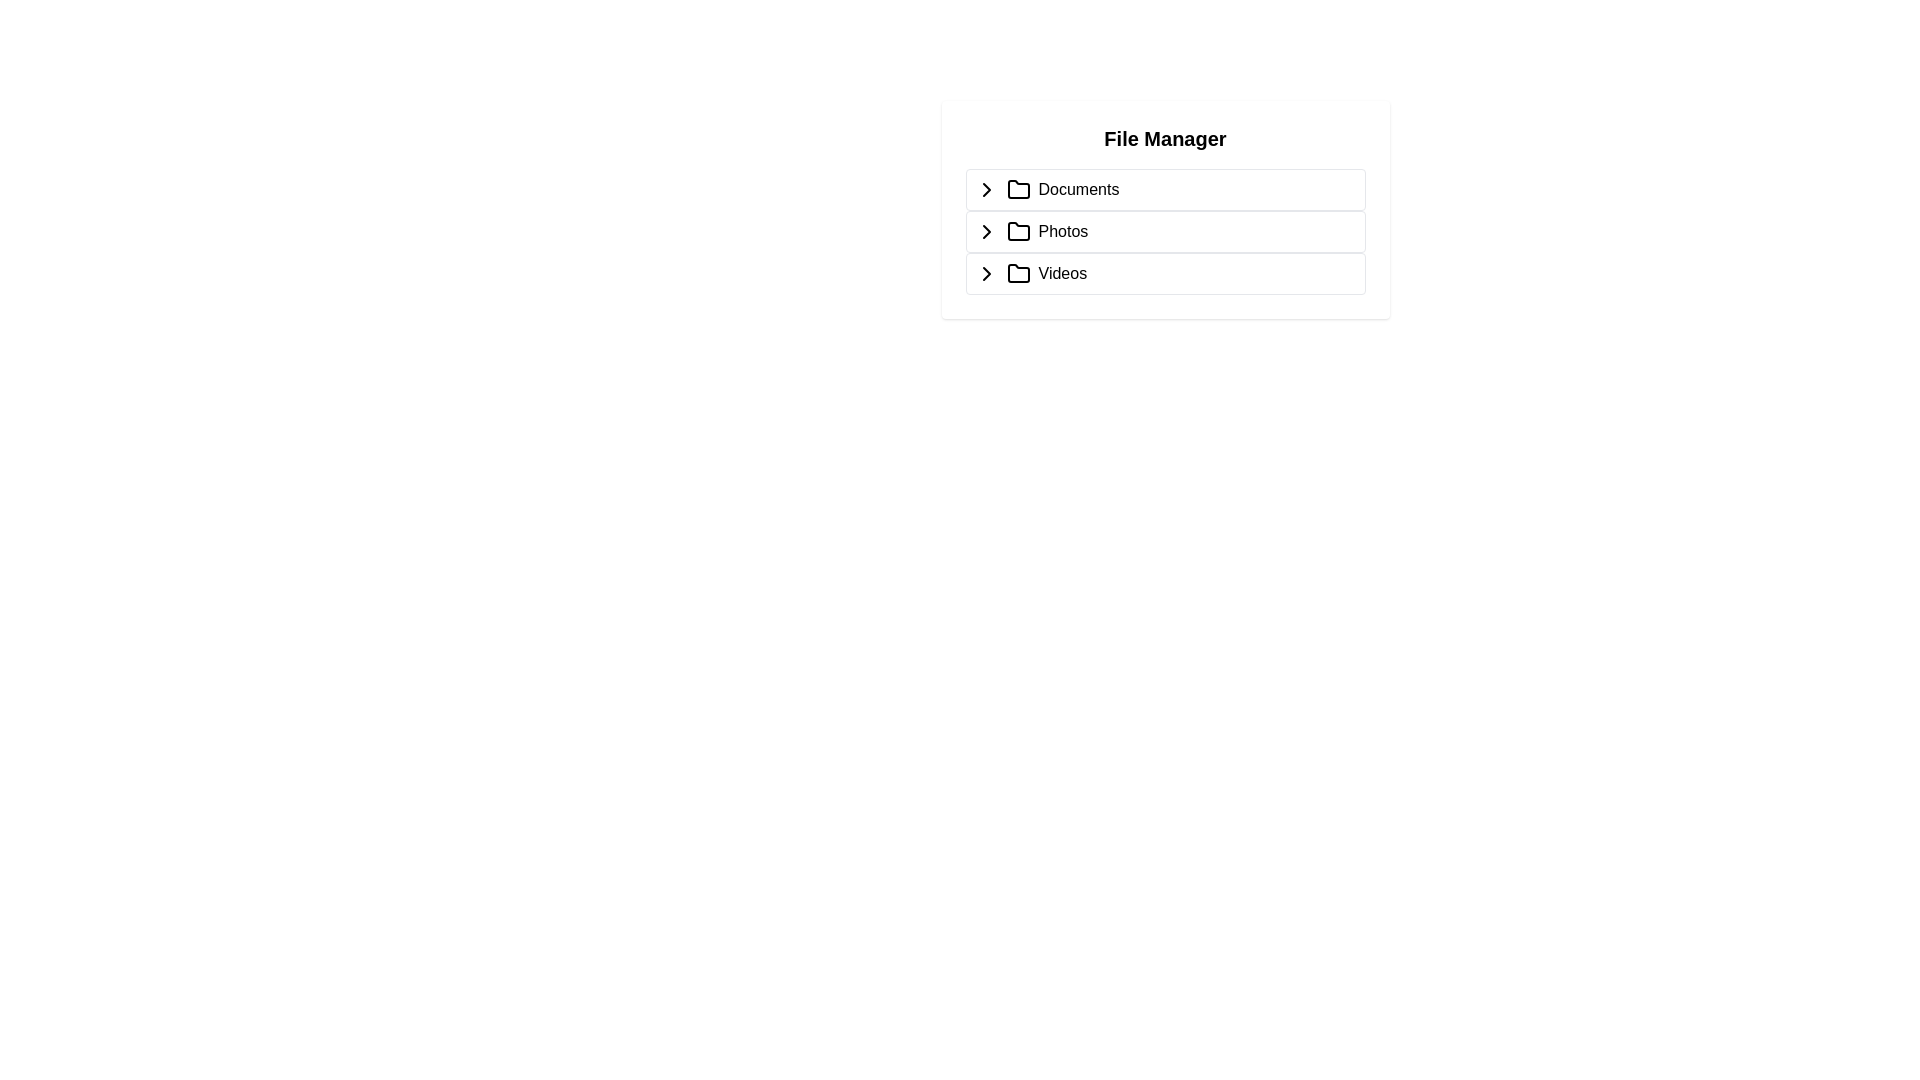 Image resolution: width=1920 pixels, height=1080 pixels. What do you see at coordinates (986, 273) in the screenshot?
I see `the collapsible arrow icon to the left of the 'Videos' label` at bounding box center [986, 273].